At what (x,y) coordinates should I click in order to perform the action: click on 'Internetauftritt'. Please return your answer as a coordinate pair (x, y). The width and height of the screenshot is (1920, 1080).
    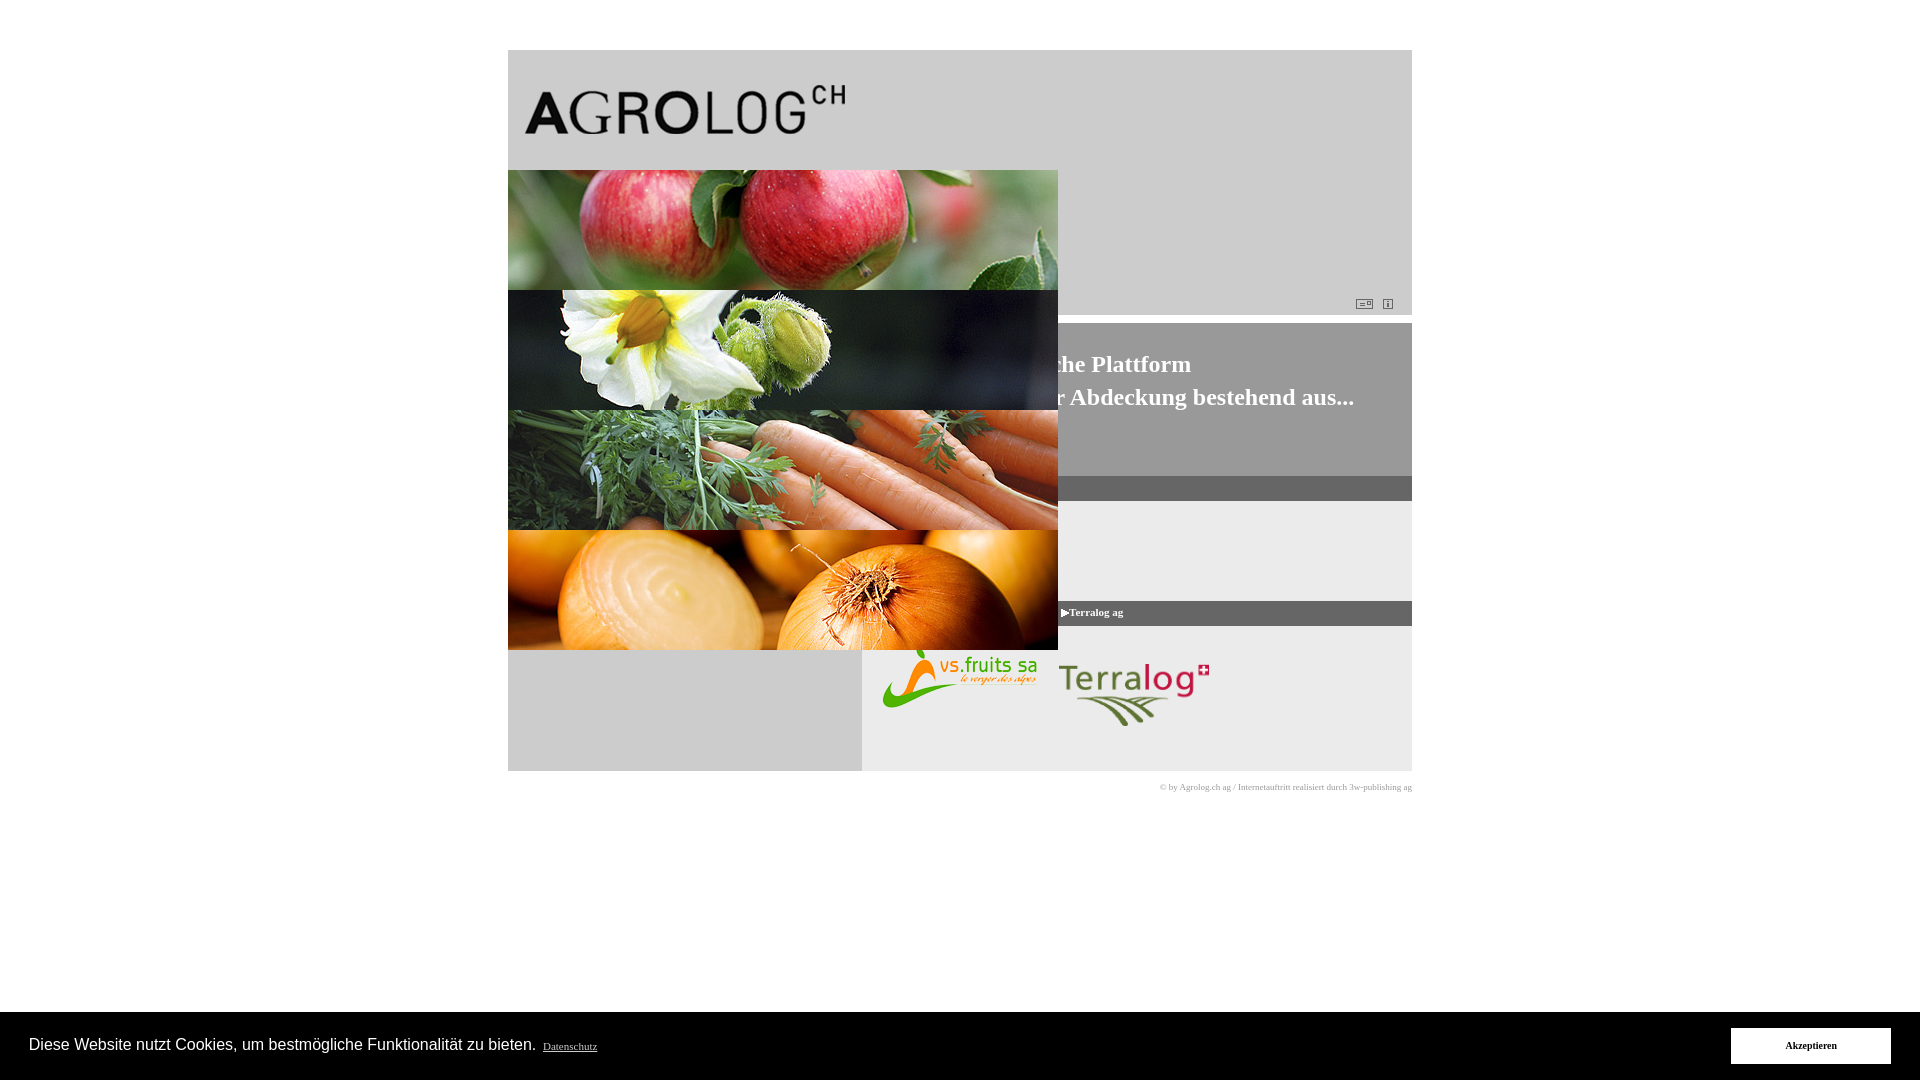
    Looking at the image, I should click on (1262, 785).